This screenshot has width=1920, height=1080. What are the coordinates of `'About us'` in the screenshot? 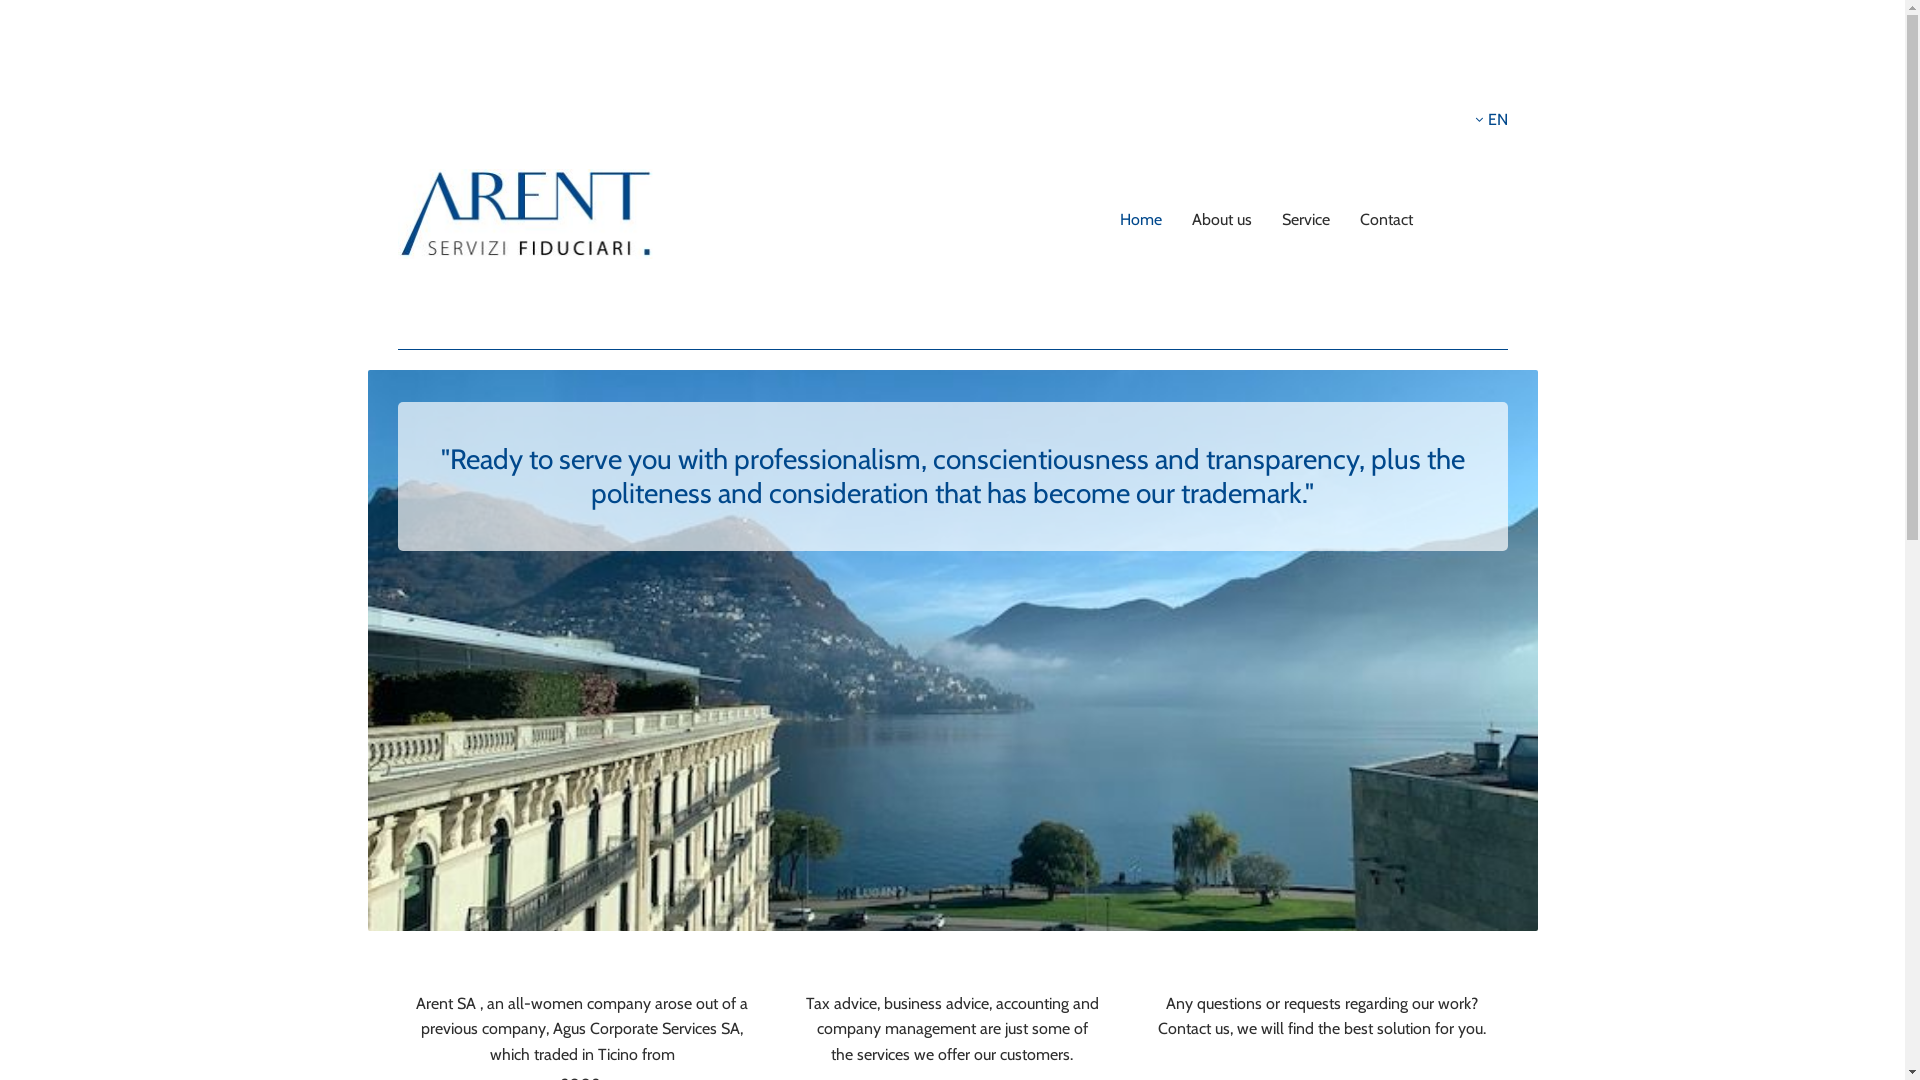 It's located at (1221, 219).